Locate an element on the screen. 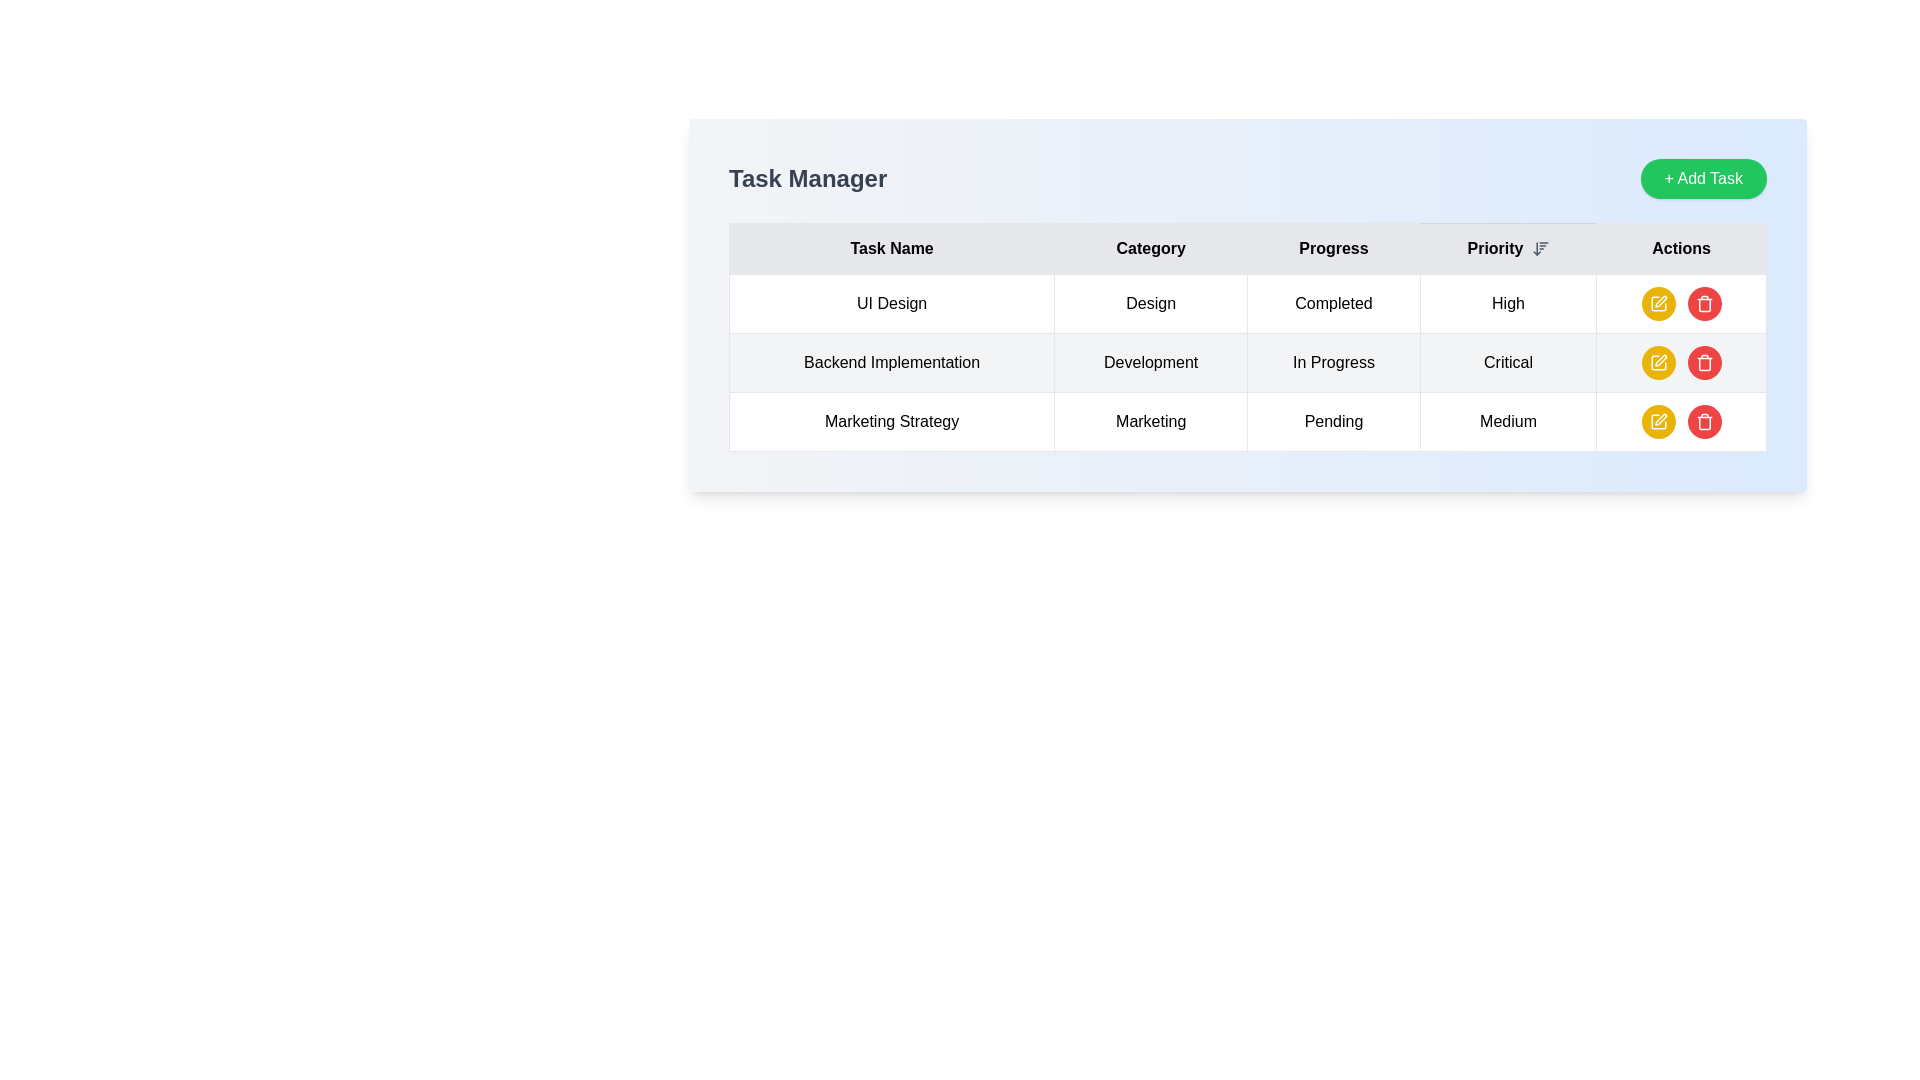 The height and width of the screenshot is (1080, 1920). text content of the table cell displaying 'Marketing Strategy', which is located in the first column of the last row of the 'Task Manager' table is located at coordinates (891, 420).